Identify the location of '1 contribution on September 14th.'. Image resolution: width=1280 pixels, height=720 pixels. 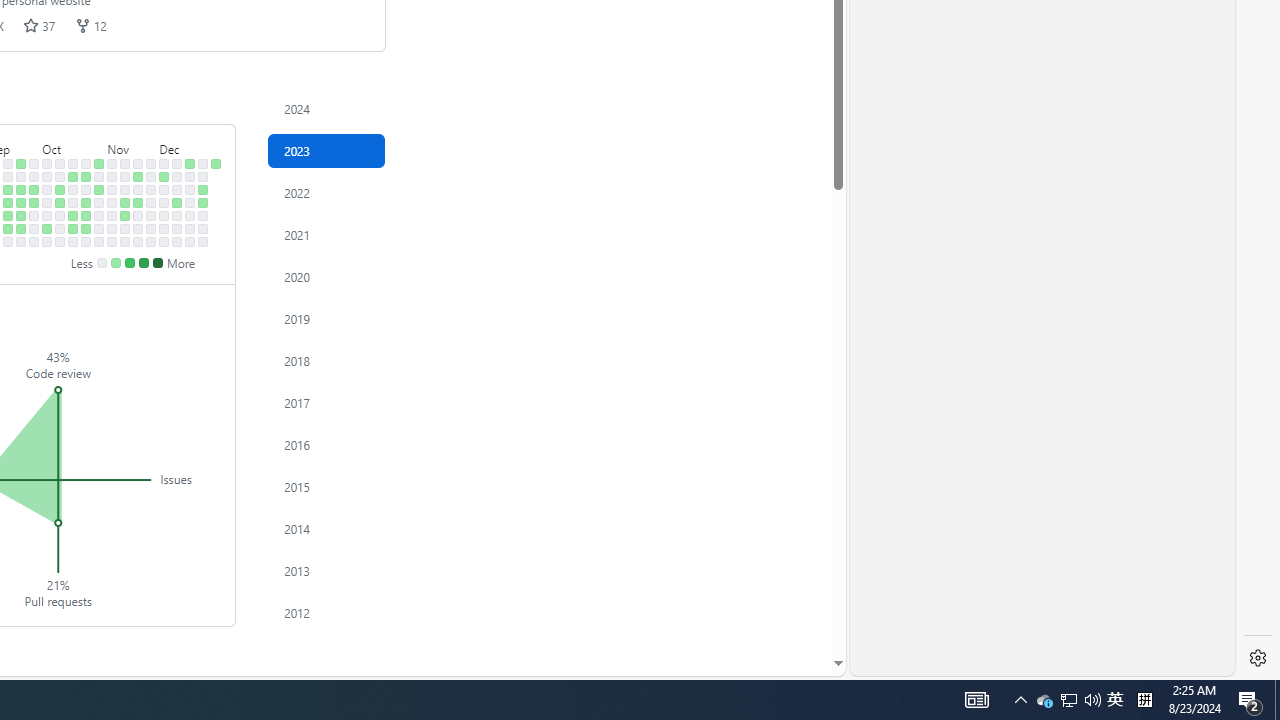
(8, 215).